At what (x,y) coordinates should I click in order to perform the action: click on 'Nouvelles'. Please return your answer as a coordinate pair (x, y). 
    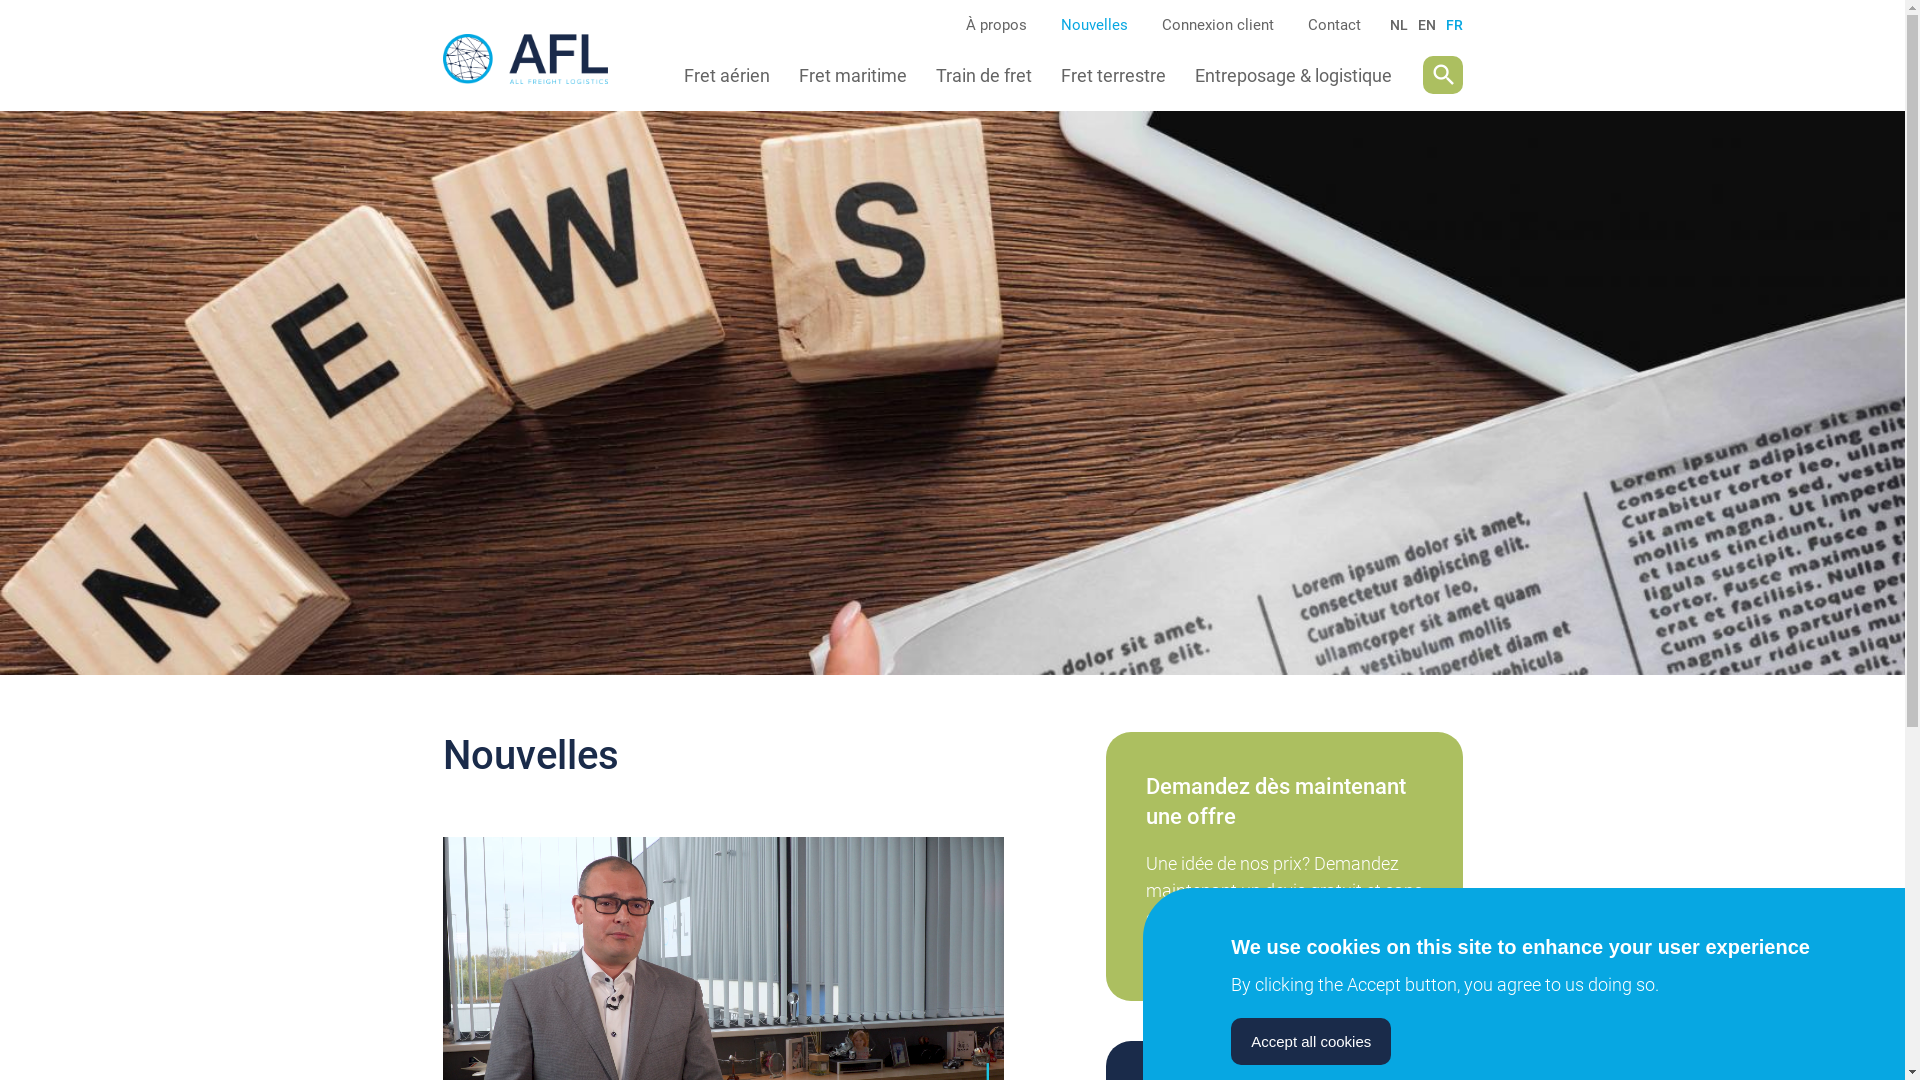
    Looking at the image, I should click on (1092, 24).